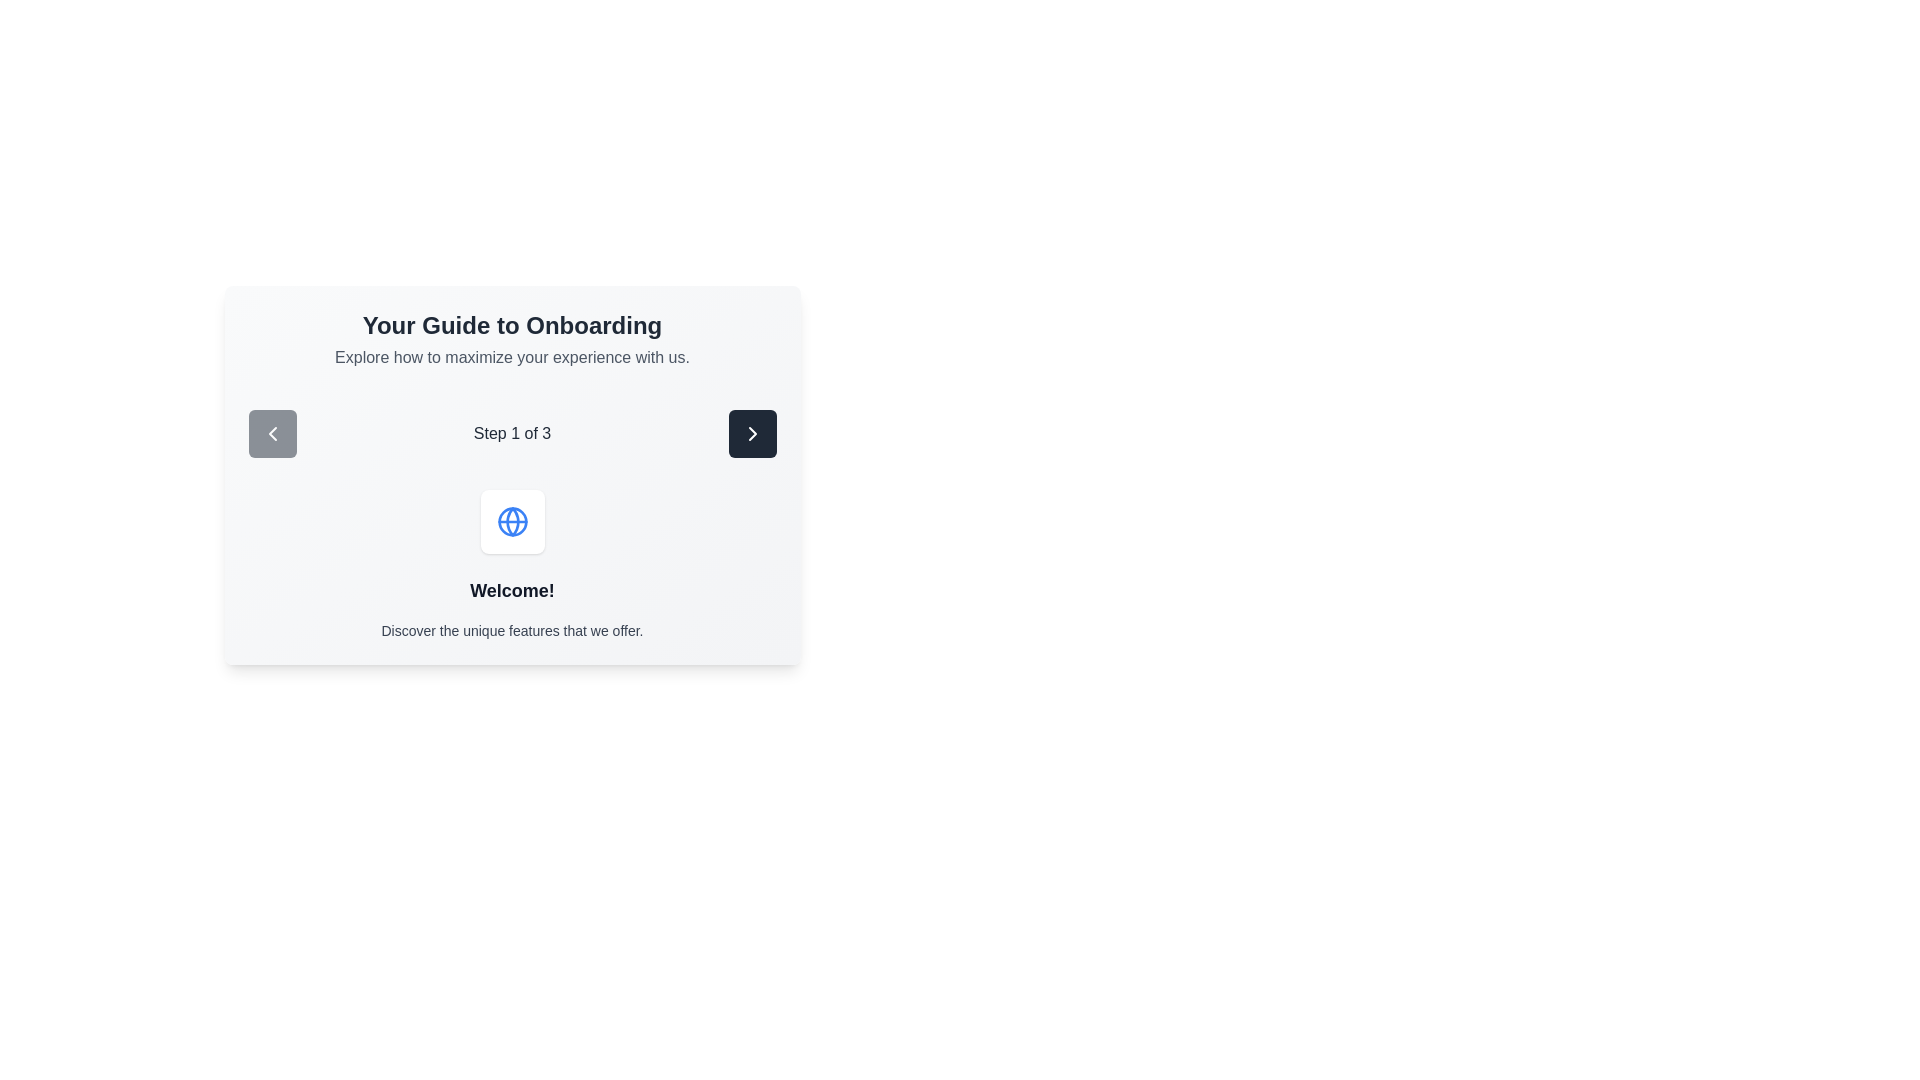  What do you see at coordinates (512, 433) in the screenshot?
I see `the static text label that indicates the user's current step in a multi-step process, displaying 'Step 1 of 3'` at bounding box center [512, 433].